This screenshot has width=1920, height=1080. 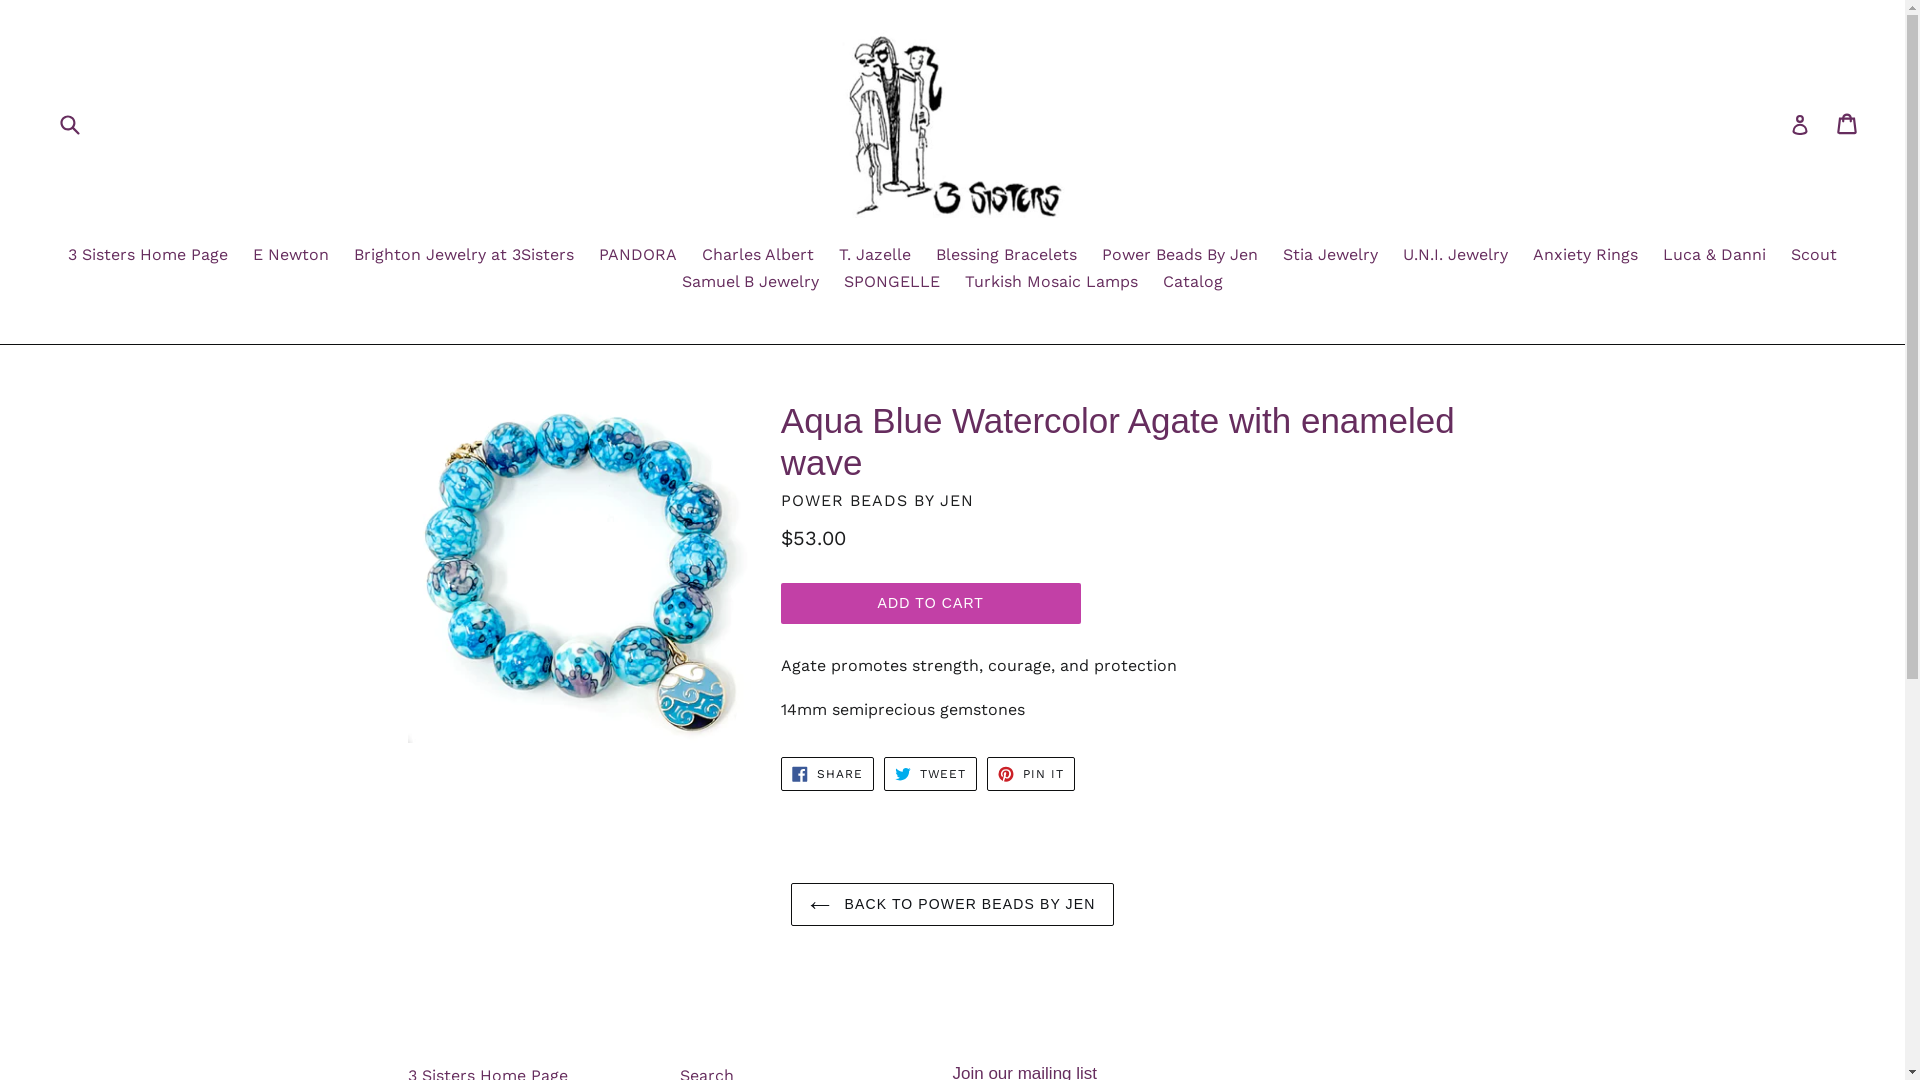 I want to click on 'Luca & Danni', so click(x=1713, y=254).